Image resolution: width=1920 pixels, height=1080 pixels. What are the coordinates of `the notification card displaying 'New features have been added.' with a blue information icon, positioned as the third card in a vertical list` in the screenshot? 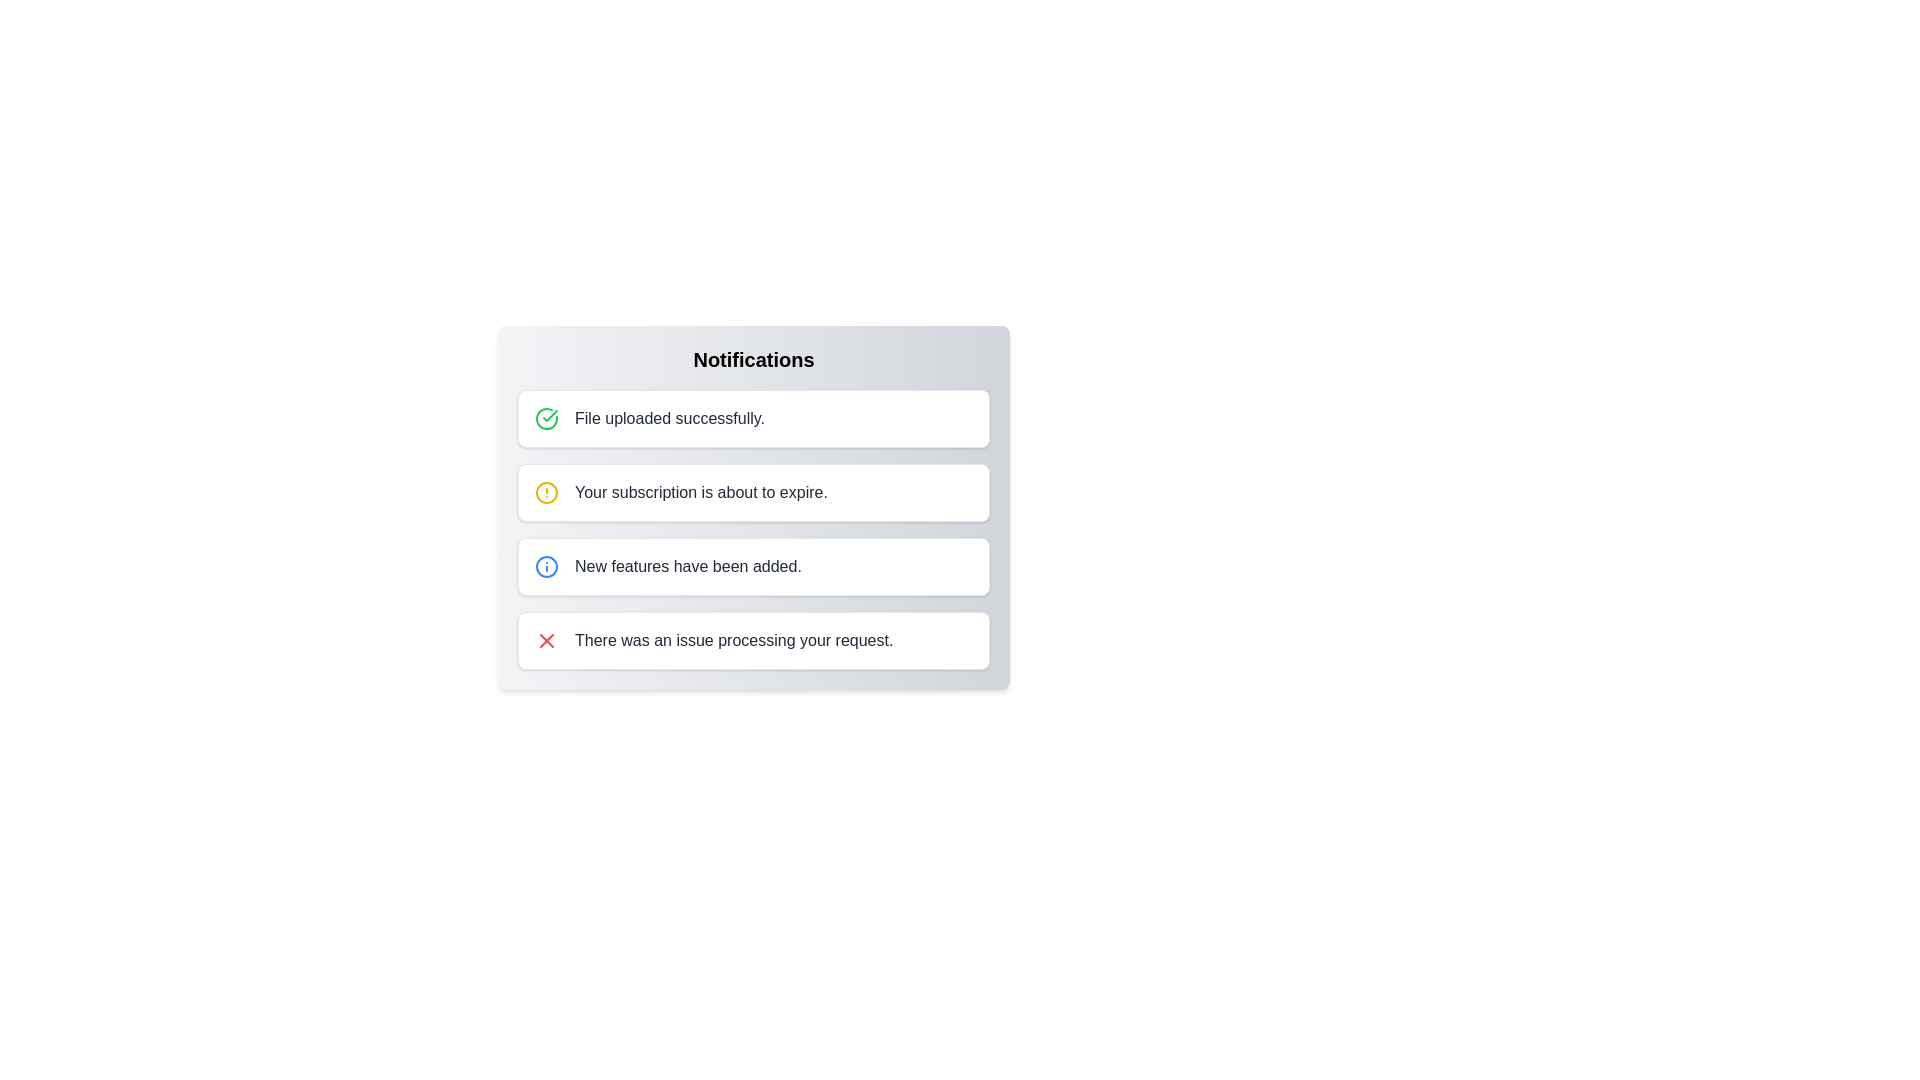 It's located at (752, 567).